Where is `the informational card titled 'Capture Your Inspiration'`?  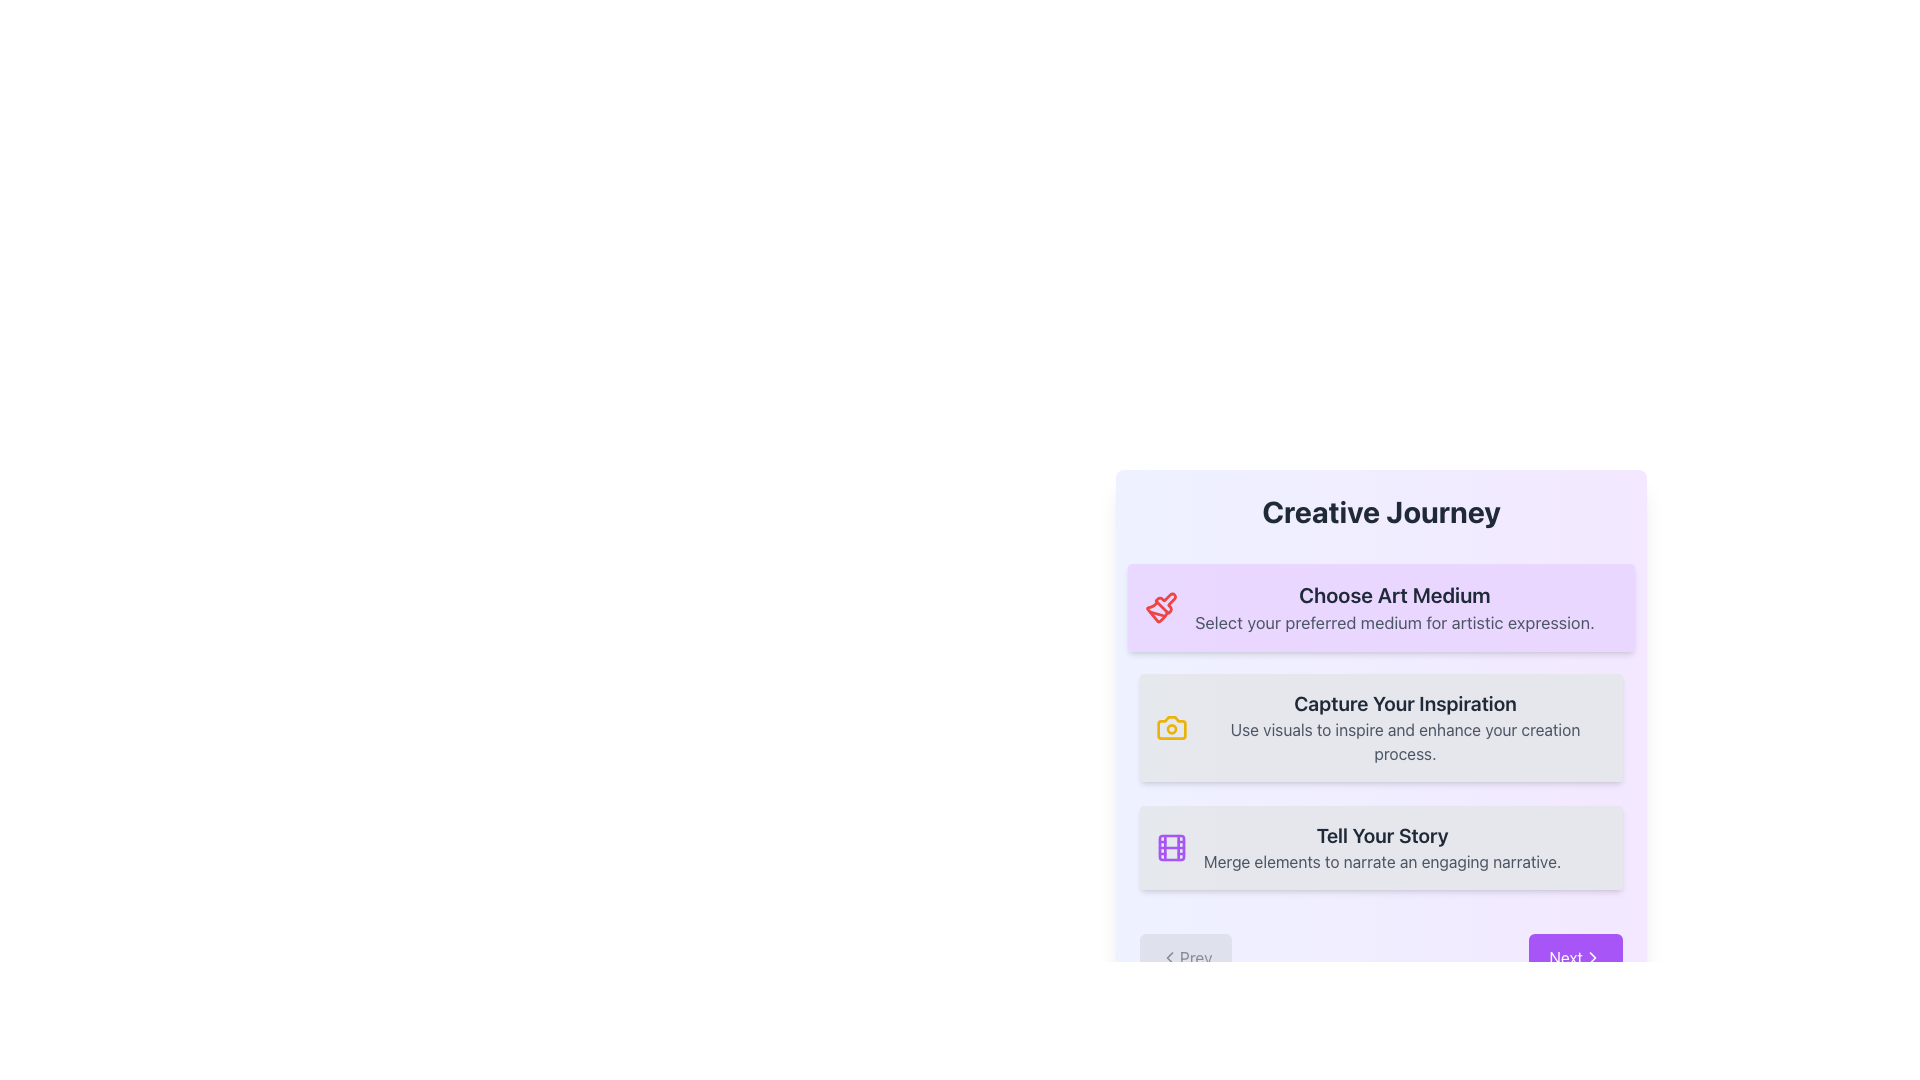 the informational card titled 'Capture Your Inspiration' is located at coordinates (1380, 737).